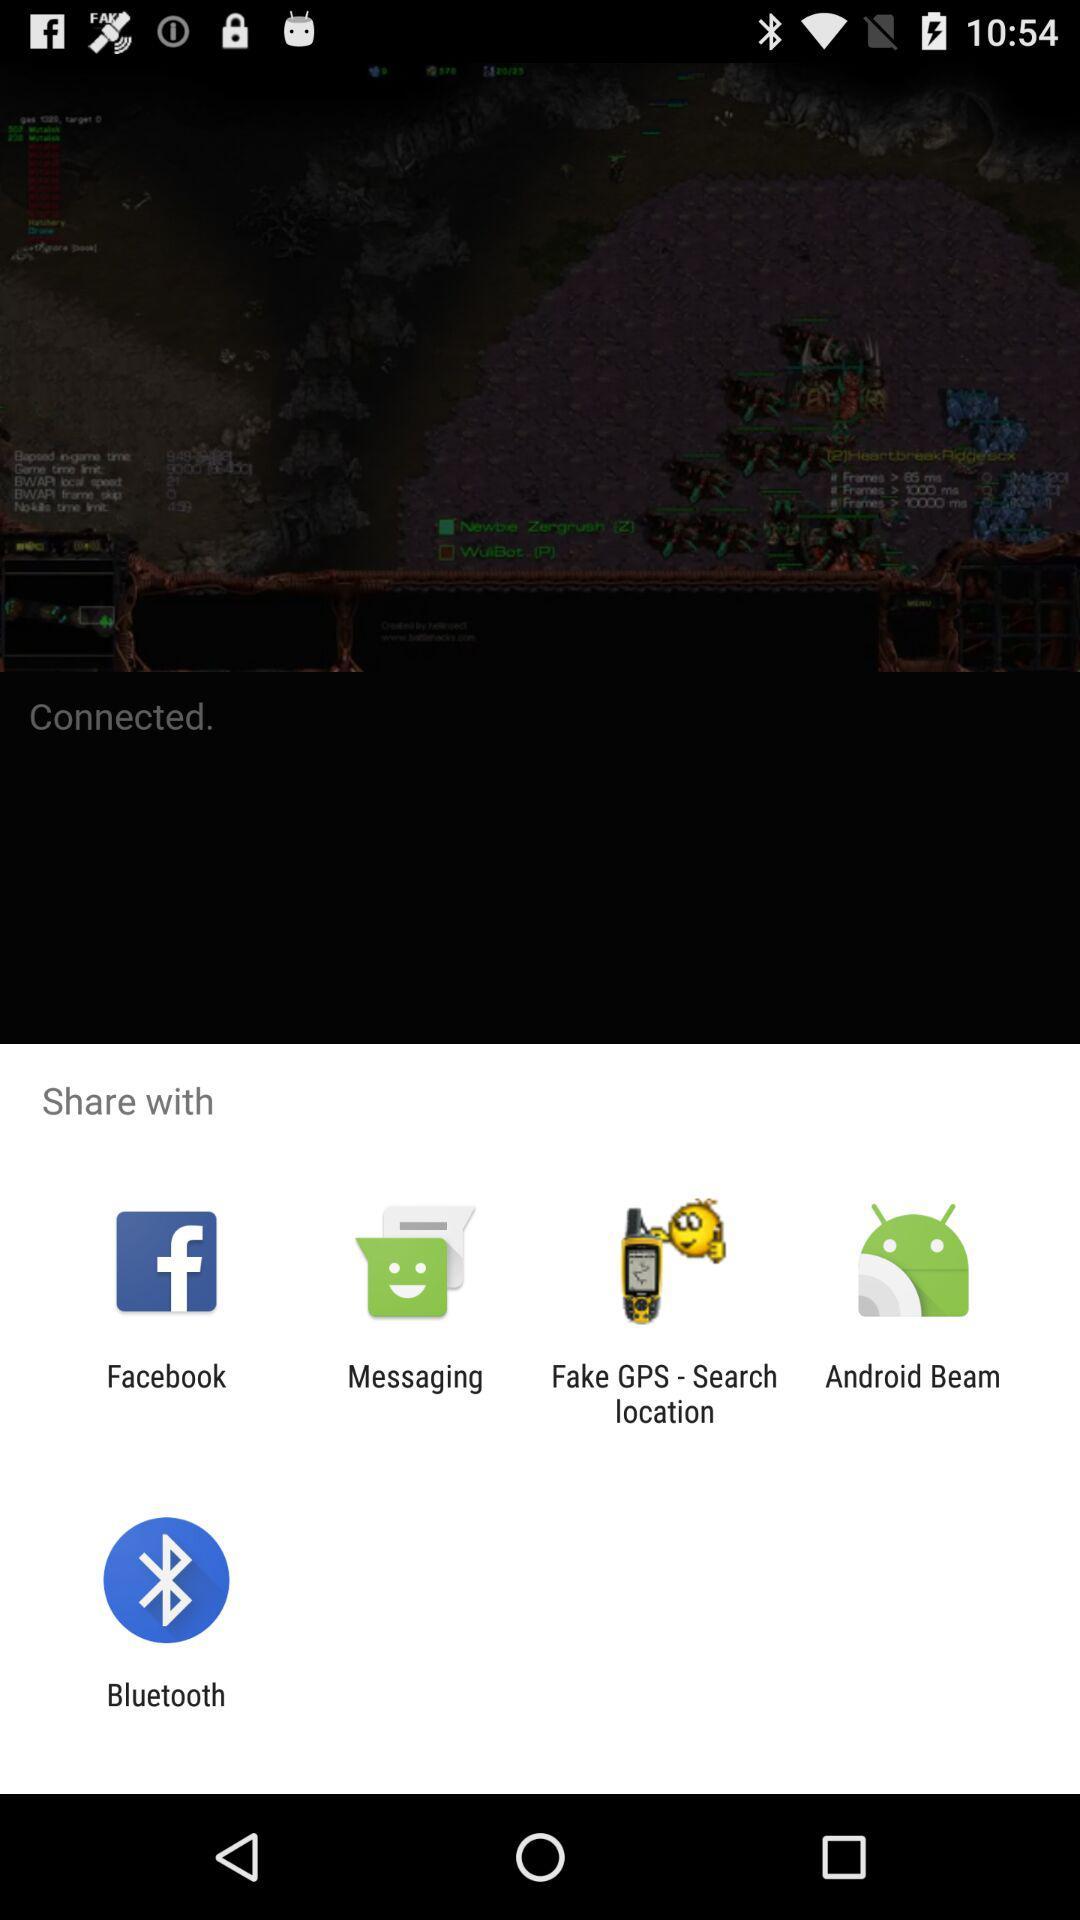 The height and width of the screenshot is (1920, 1080). What do you see at coordinates (913, 1392) in the screenshot?
I see `the item at the bottom right corner` at bounding box center [913, 1392].